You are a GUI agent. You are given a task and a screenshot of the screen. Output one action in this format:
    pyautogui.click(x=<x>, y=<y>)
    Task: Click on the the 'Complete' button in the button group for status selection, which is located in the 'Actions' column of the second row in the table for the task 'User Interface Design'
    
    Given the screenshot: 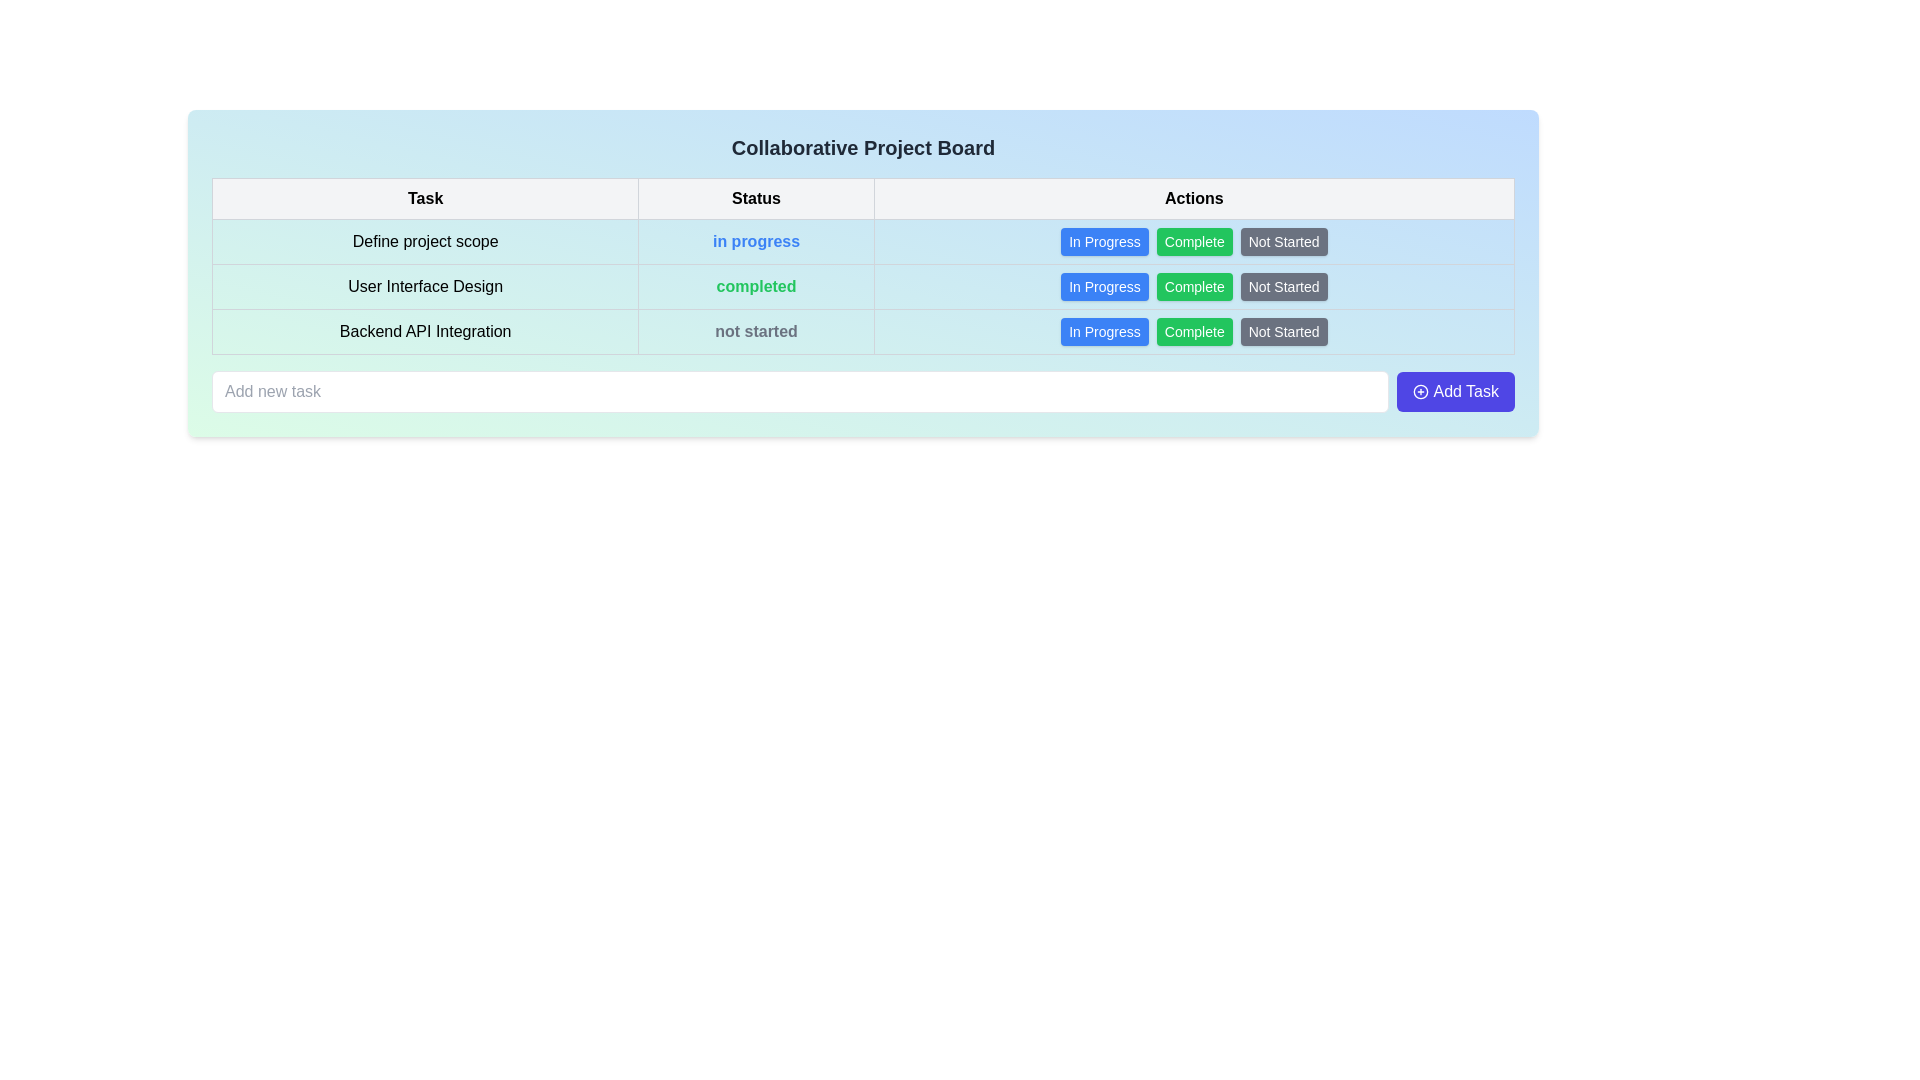 What is the action you would take?
    pyautogui.click(x=1194, y=286)
    